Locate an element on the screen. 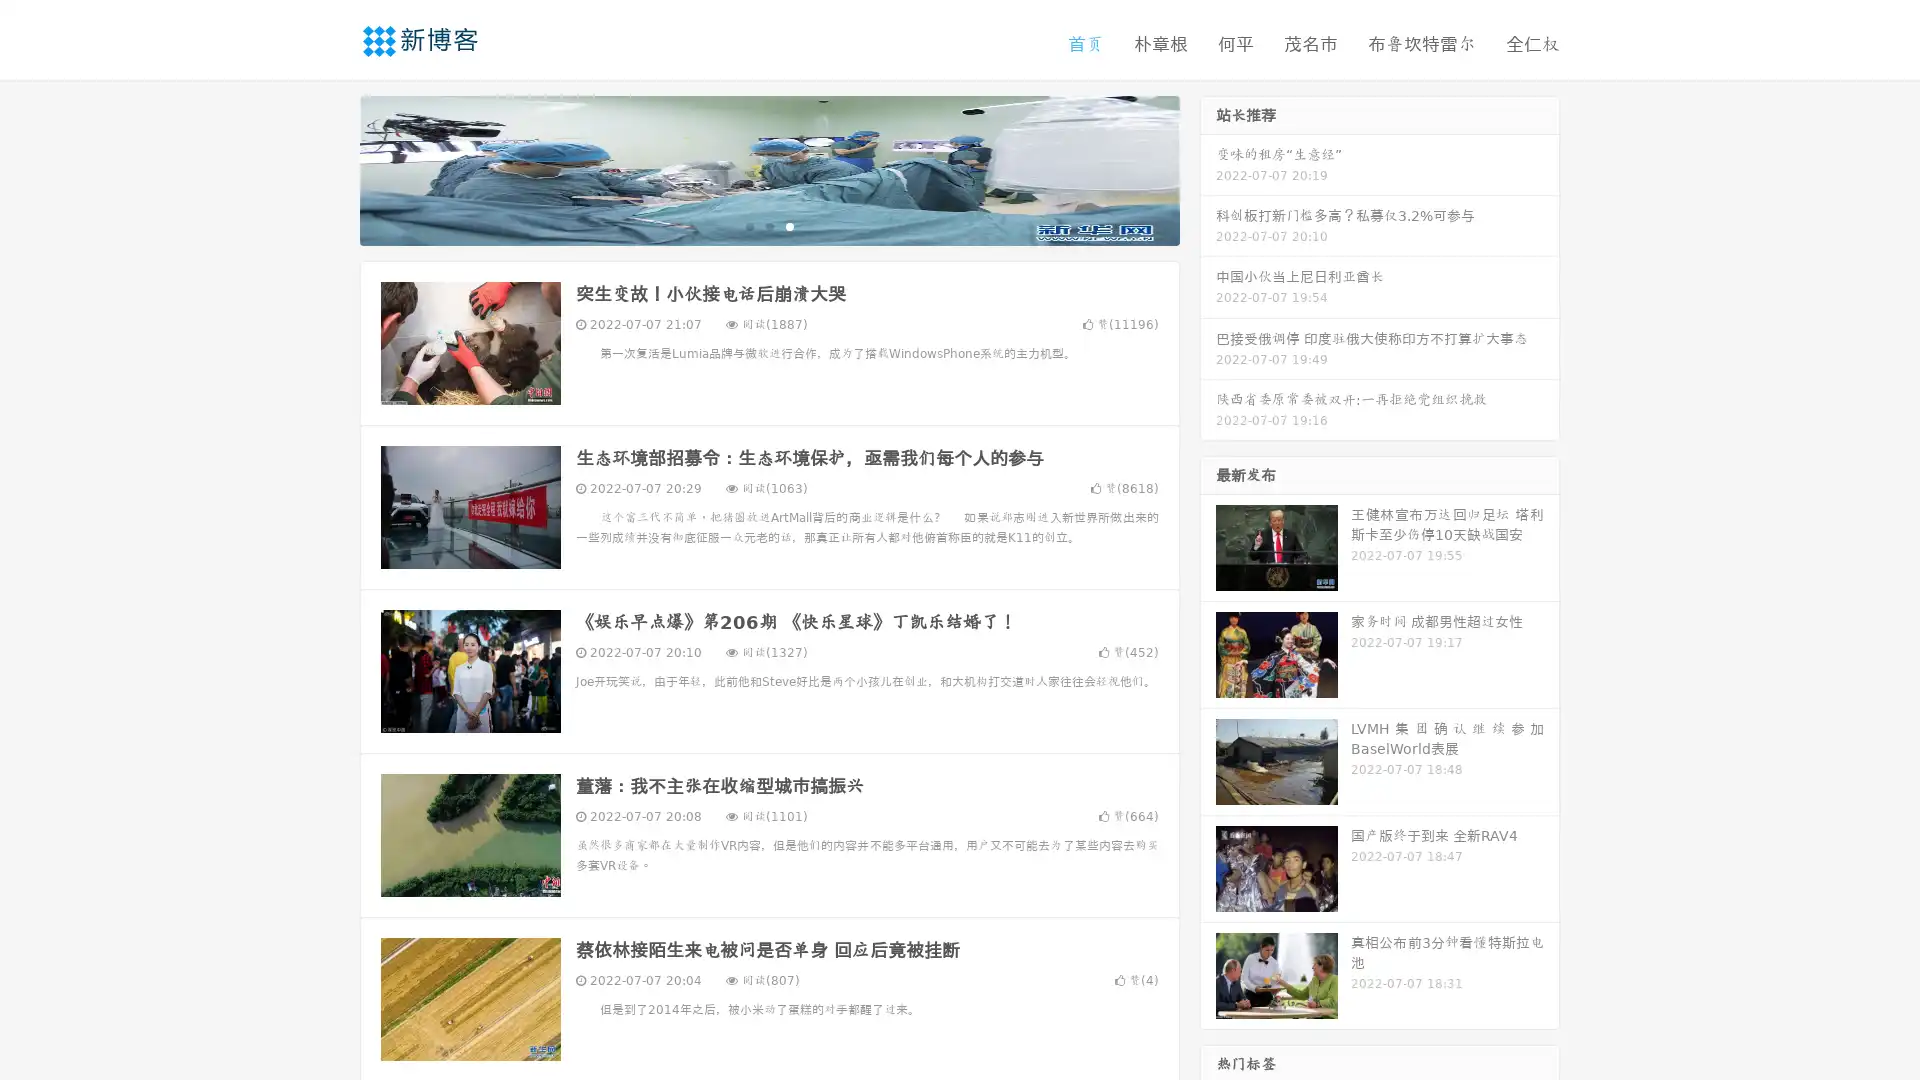  Next slide is located at coordinates (1208, 168).